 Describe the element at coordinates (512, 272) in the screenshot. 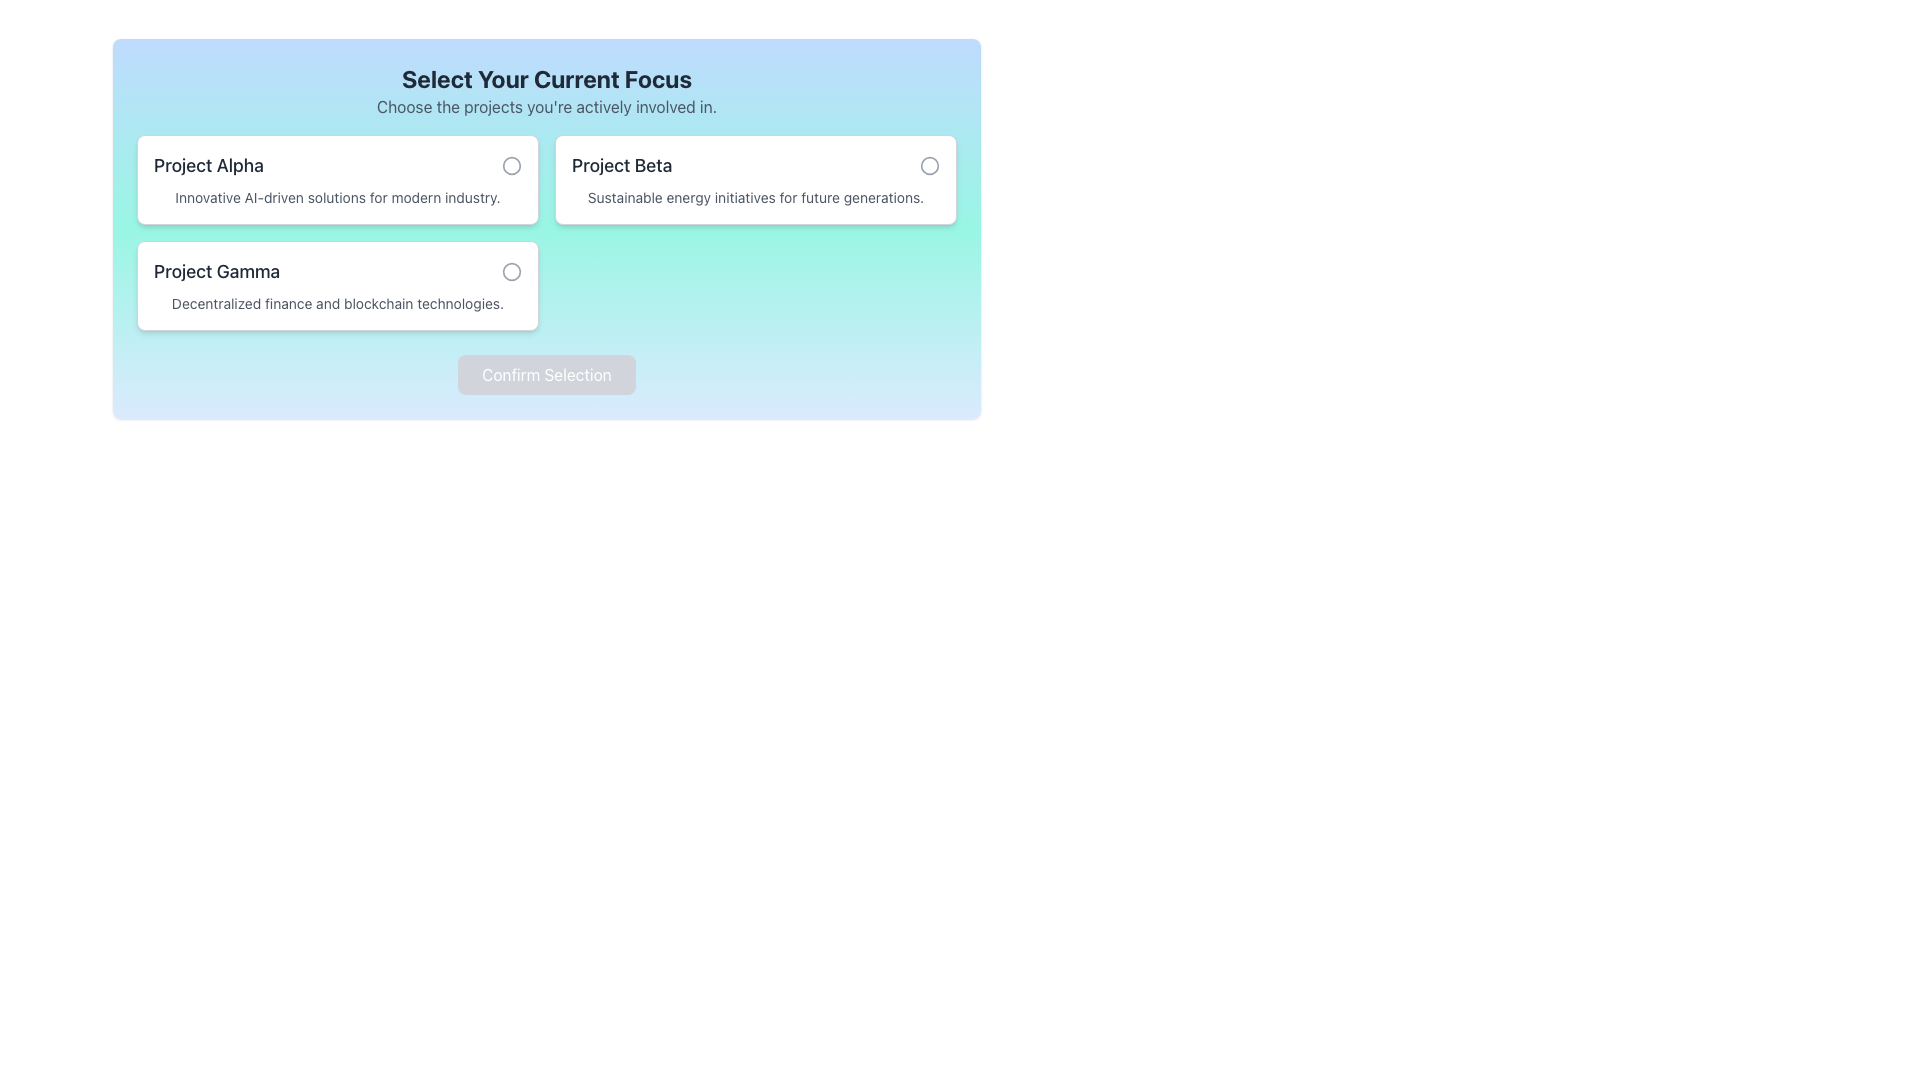

I see `the SVG circle graphical icon located within the card labeled 'Project Gamma', which is styled in gray color and positioned near the right edge of the card` at that location.